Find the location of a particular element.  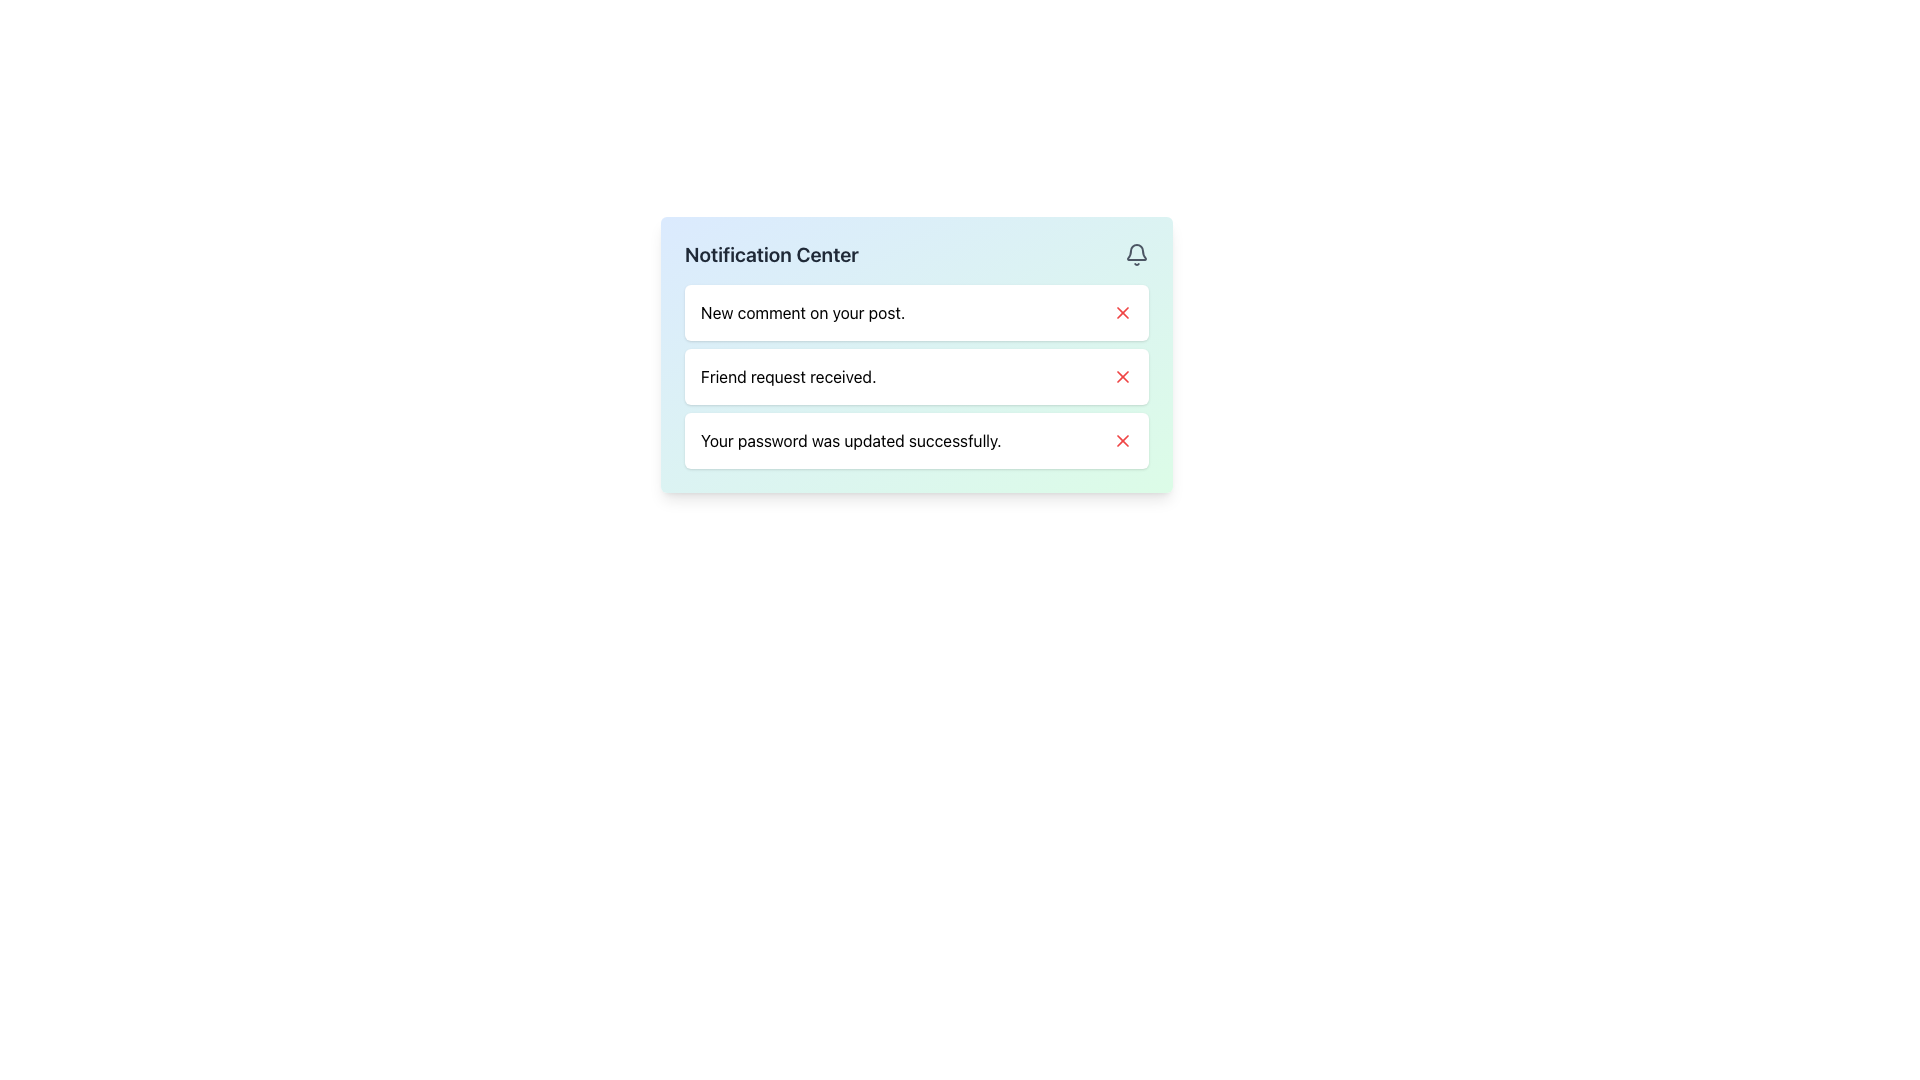

contents of the notification card that displays 'Friend request received.' located in the Notification Center, specifically the second notification in the list is located at coordinates (915, 377).